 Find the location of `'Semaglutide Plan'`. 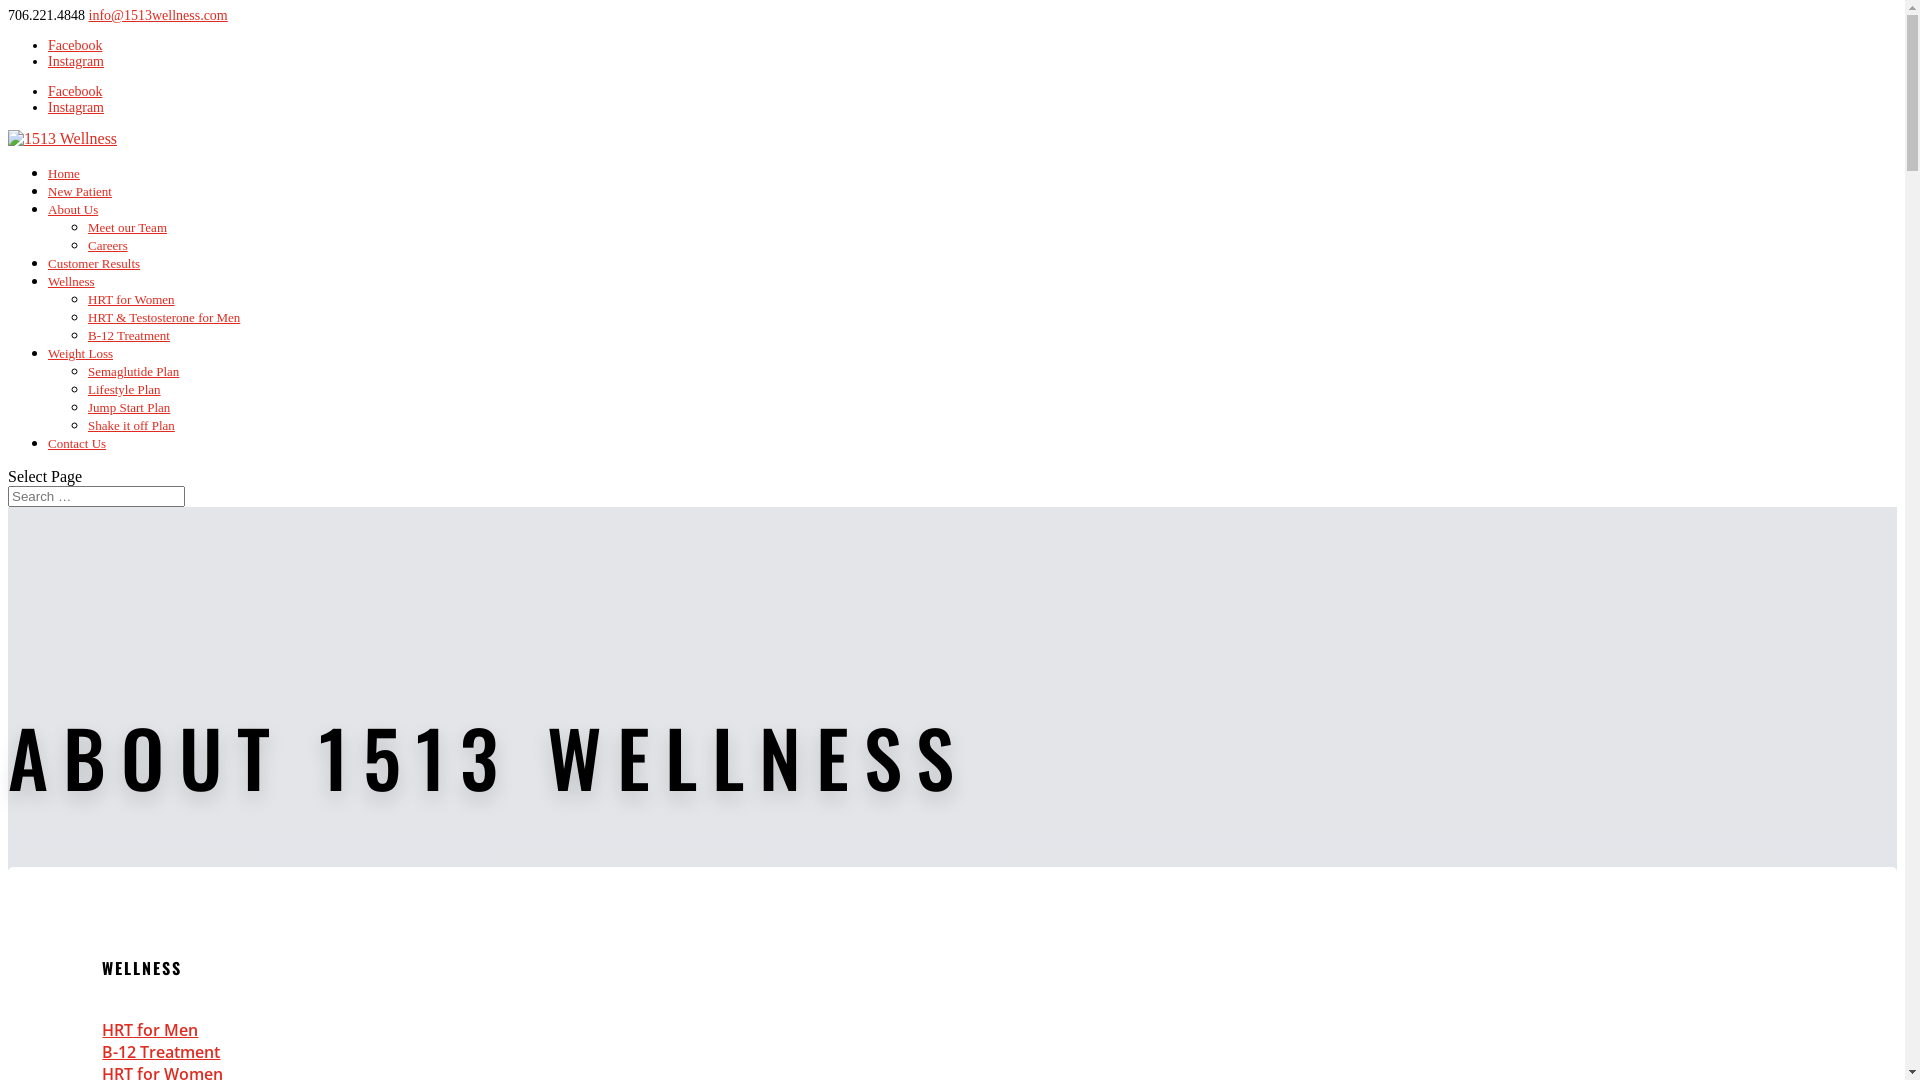

'Semaglutide Plan' is located at coordinates (132, 371).